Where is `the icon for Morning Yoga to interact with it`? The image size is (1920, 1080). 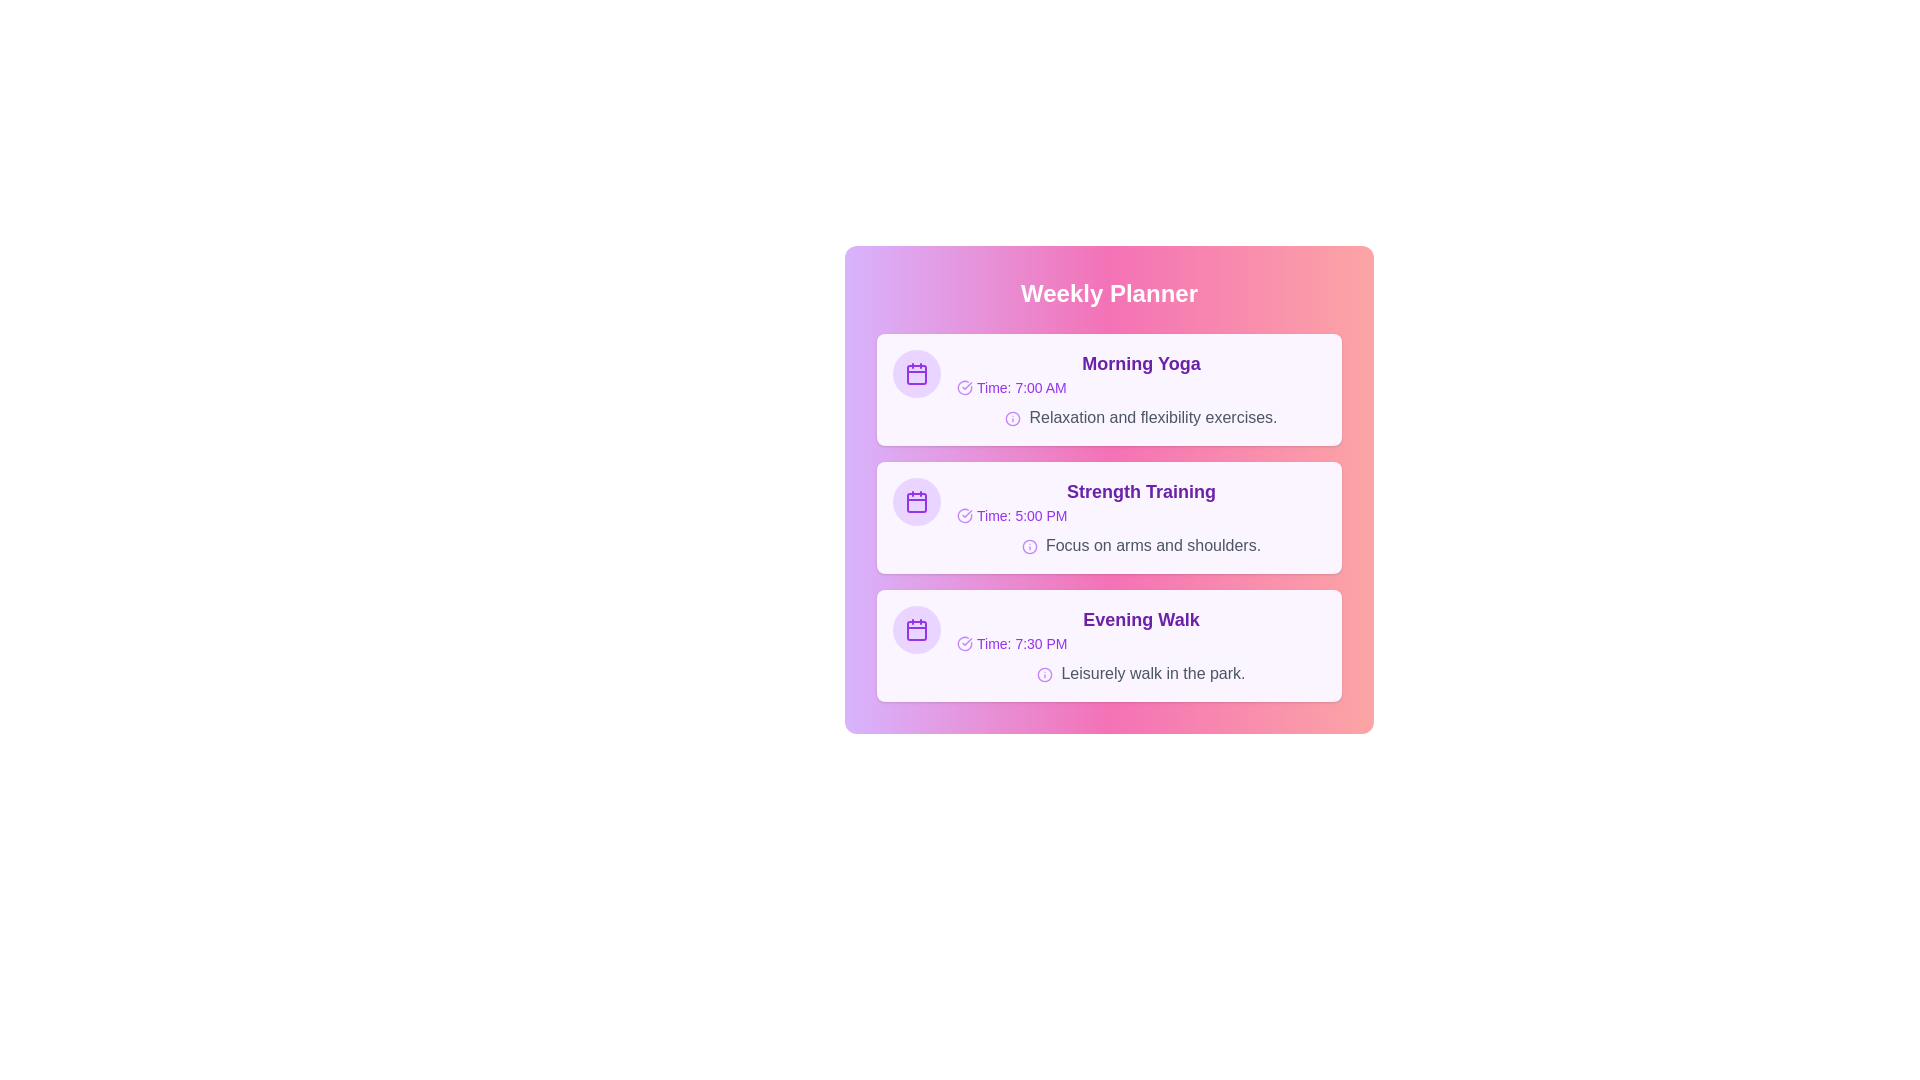 the icon for Morning Yoga to interact with it is located at coordinates (915, 374).